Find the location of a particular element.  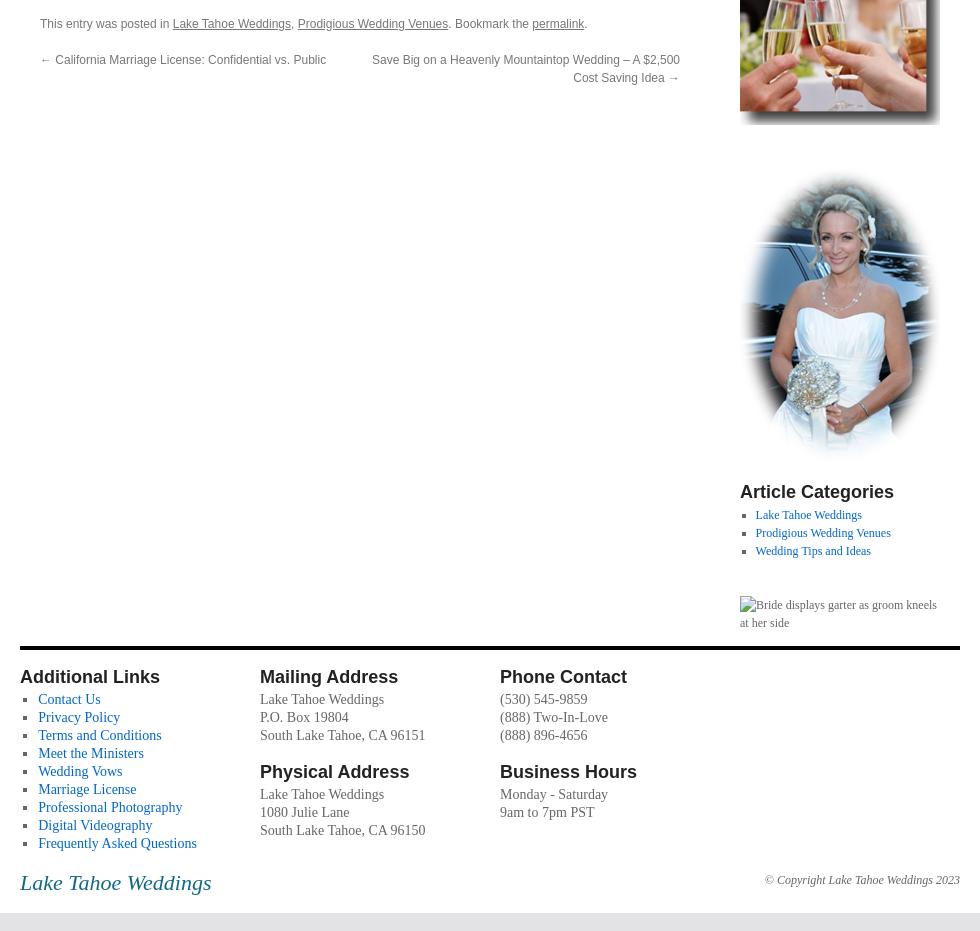

'permalink' is located at coordinates (558, 21).